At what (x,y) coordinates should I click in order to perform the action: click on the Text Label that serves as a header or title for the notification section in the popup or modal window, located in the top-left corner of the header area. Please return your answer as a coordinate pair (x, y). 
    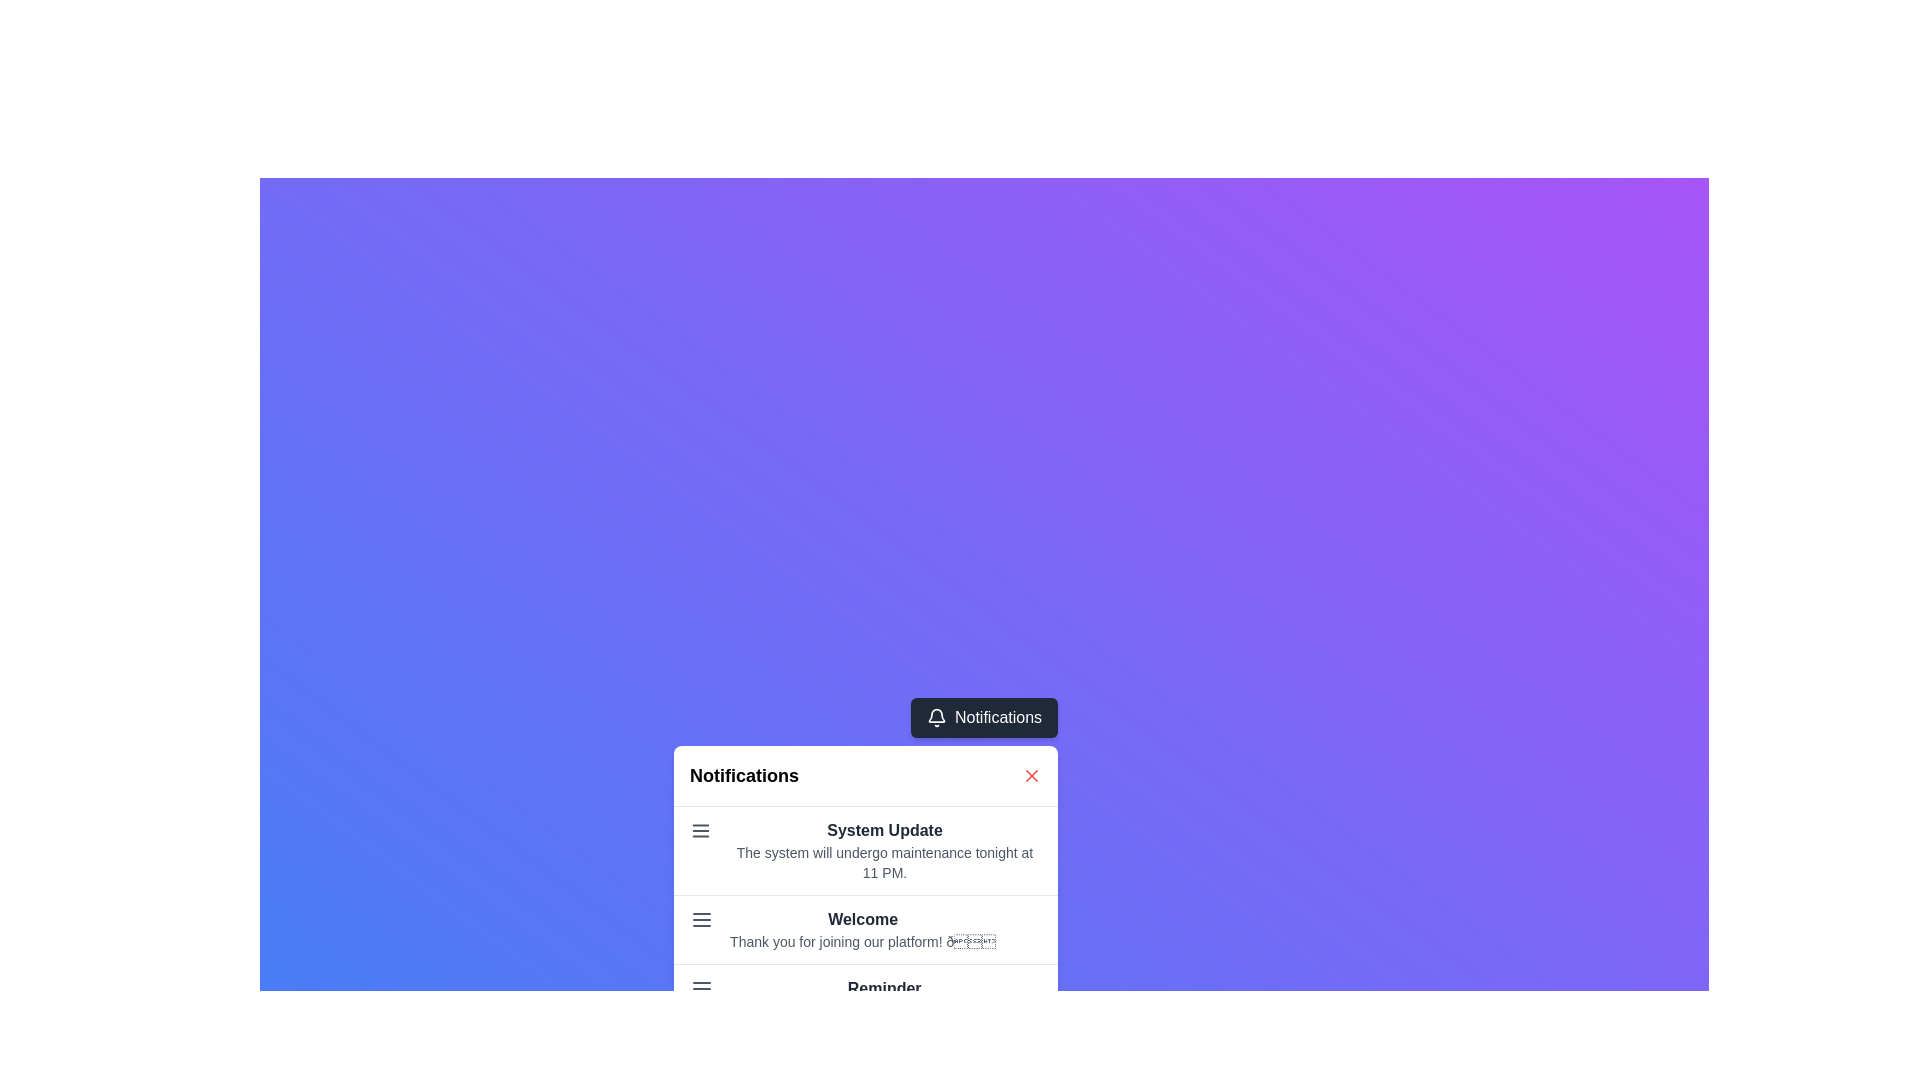
    Looking at the image, I should click on (743, 774).